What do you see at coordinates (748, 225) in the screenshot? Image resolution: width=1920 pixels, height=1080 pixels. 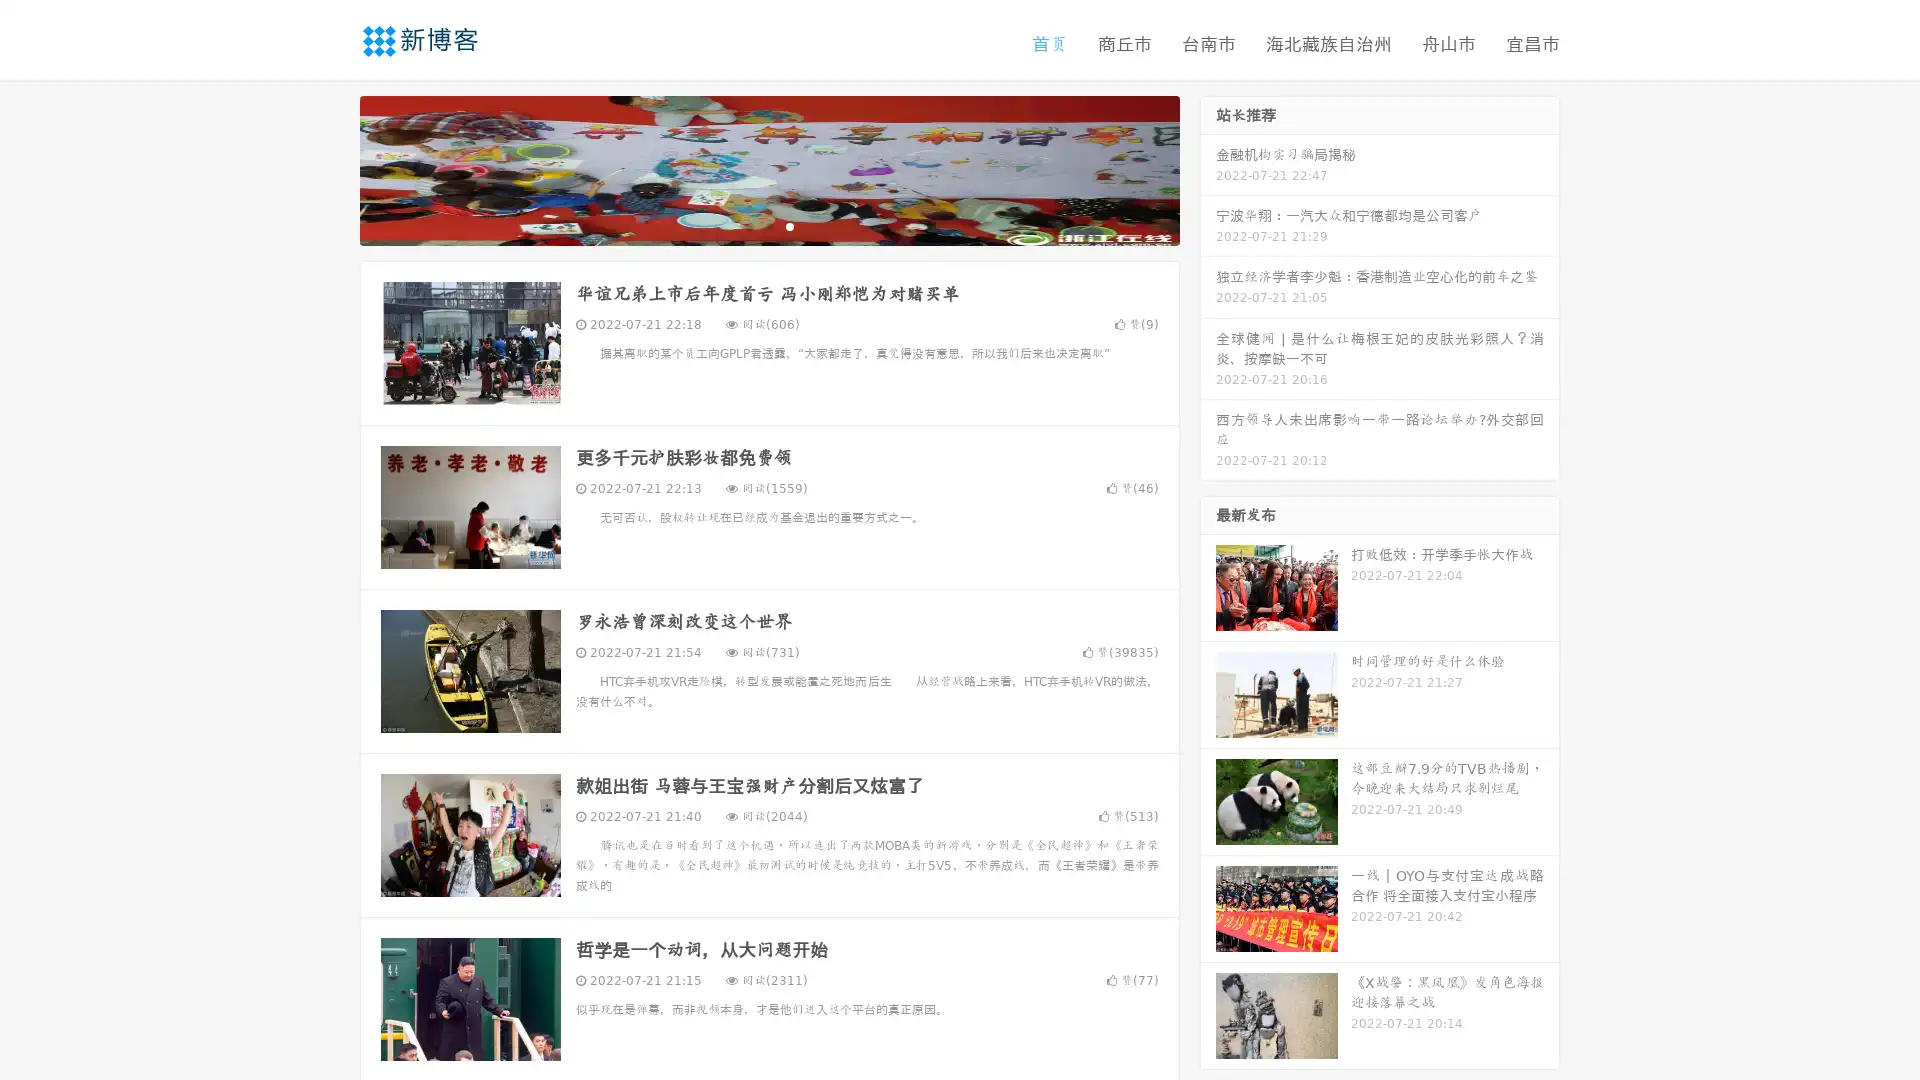 I see `Go to slide 1` at bounding box center [748, 225].